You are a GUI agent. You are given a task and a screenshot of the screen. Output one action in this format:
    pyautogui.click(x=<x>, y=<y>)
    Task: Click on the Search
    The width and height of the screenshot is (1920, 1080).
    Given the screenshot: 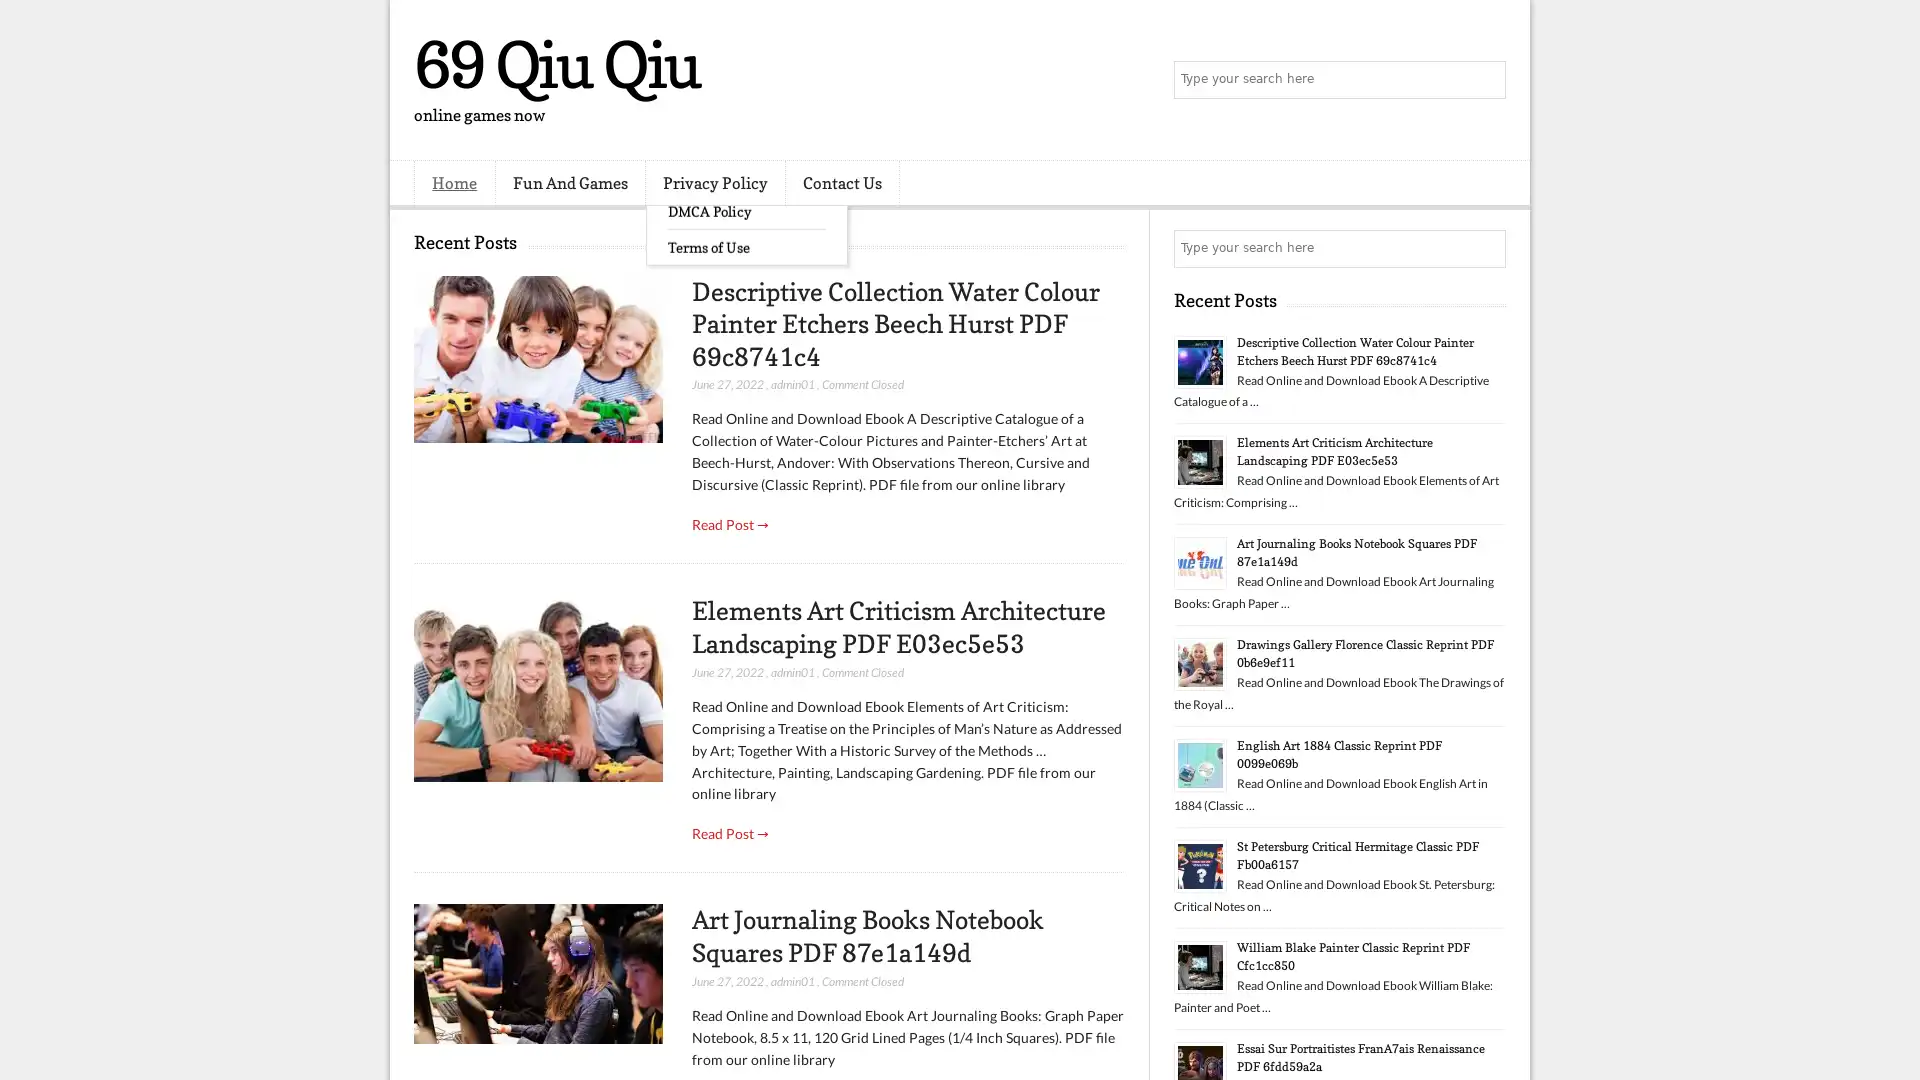 What is the action you would take?
    pyautogui.click(x=1485, y=248)
    